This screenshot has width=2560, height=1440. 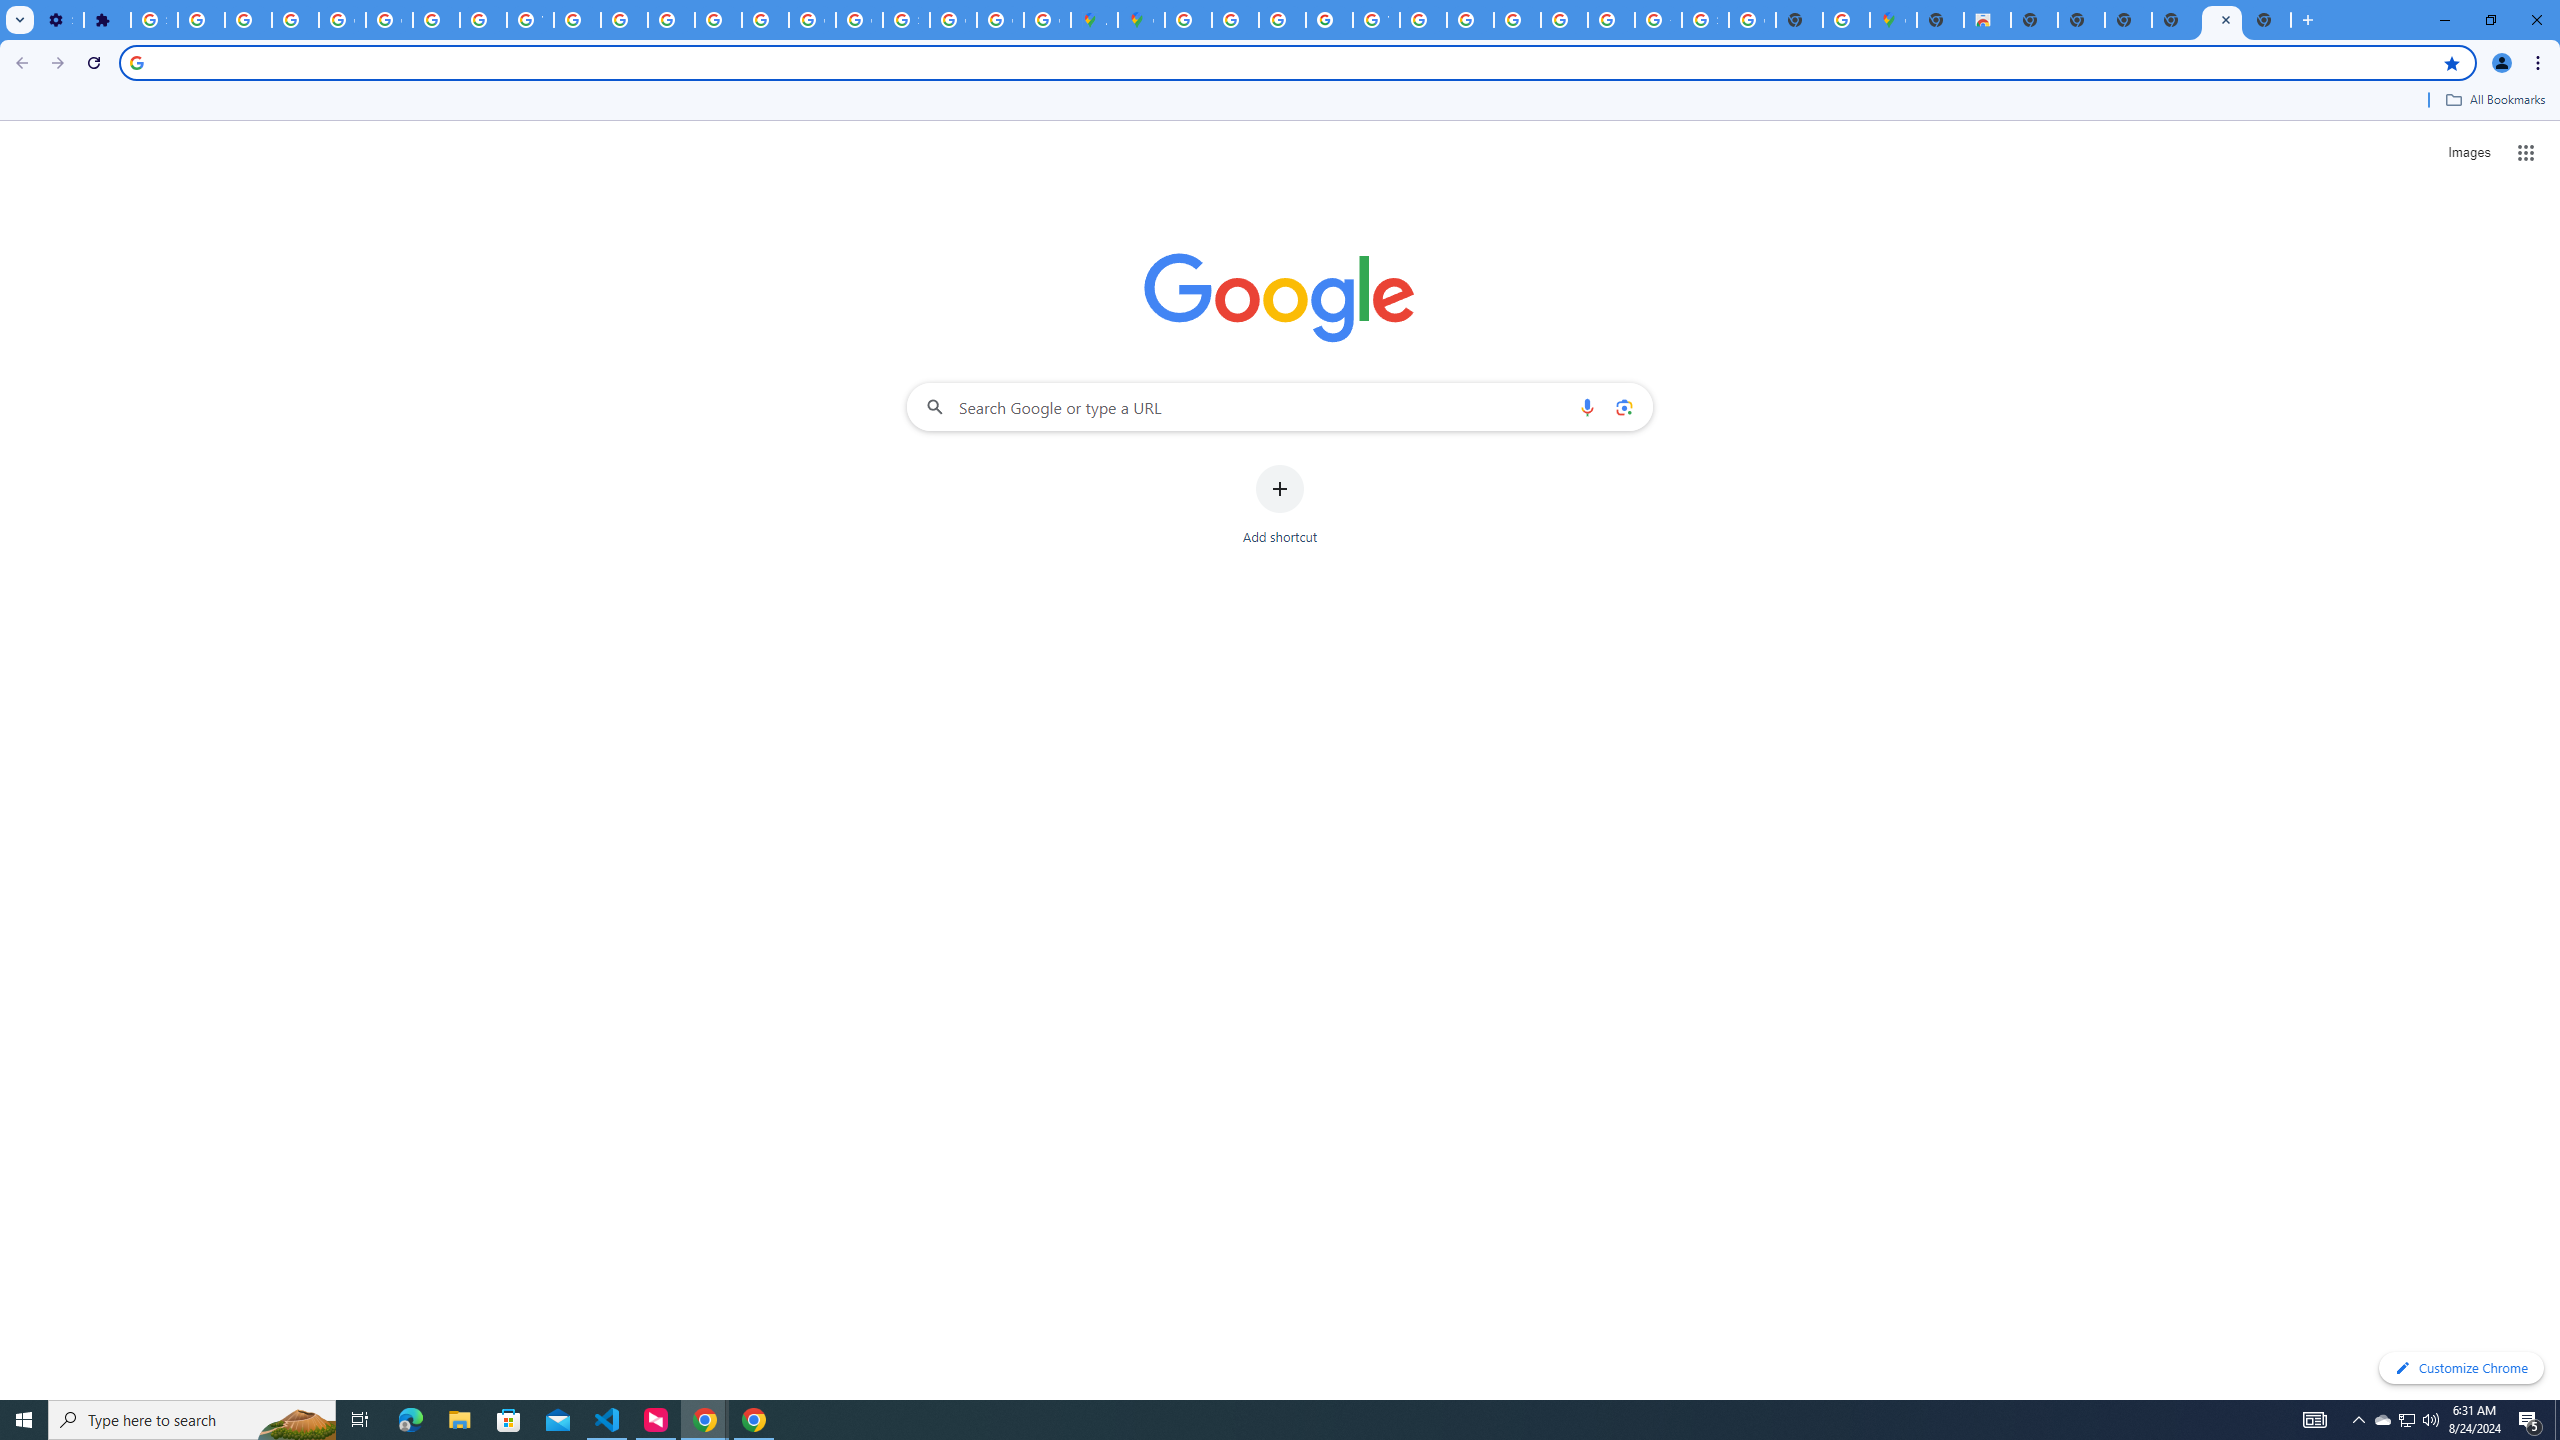 I want to click on 'New Tab', so click(x=2266, y=19).